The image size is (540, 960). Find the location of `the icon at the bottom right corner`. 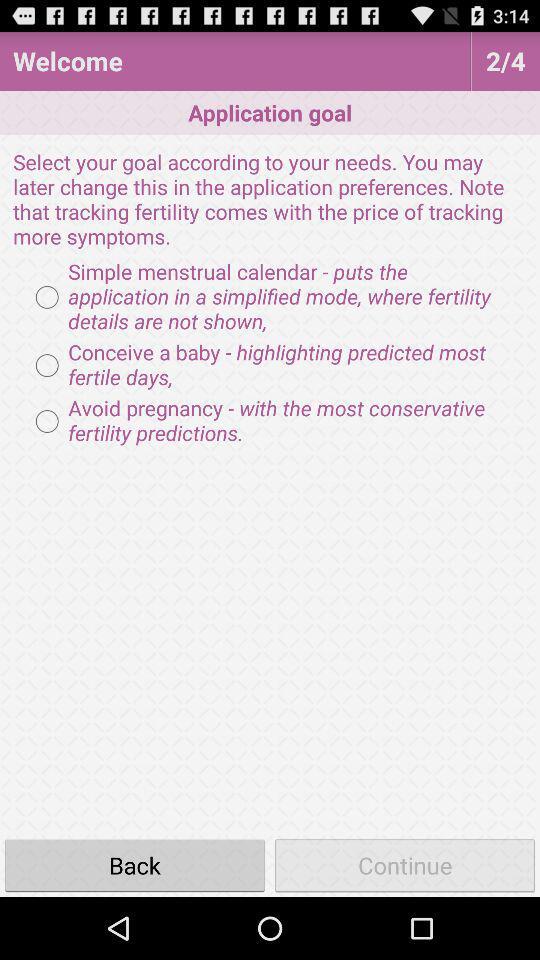

the icon at the bottom right corner is located at coordinates (405, 864).